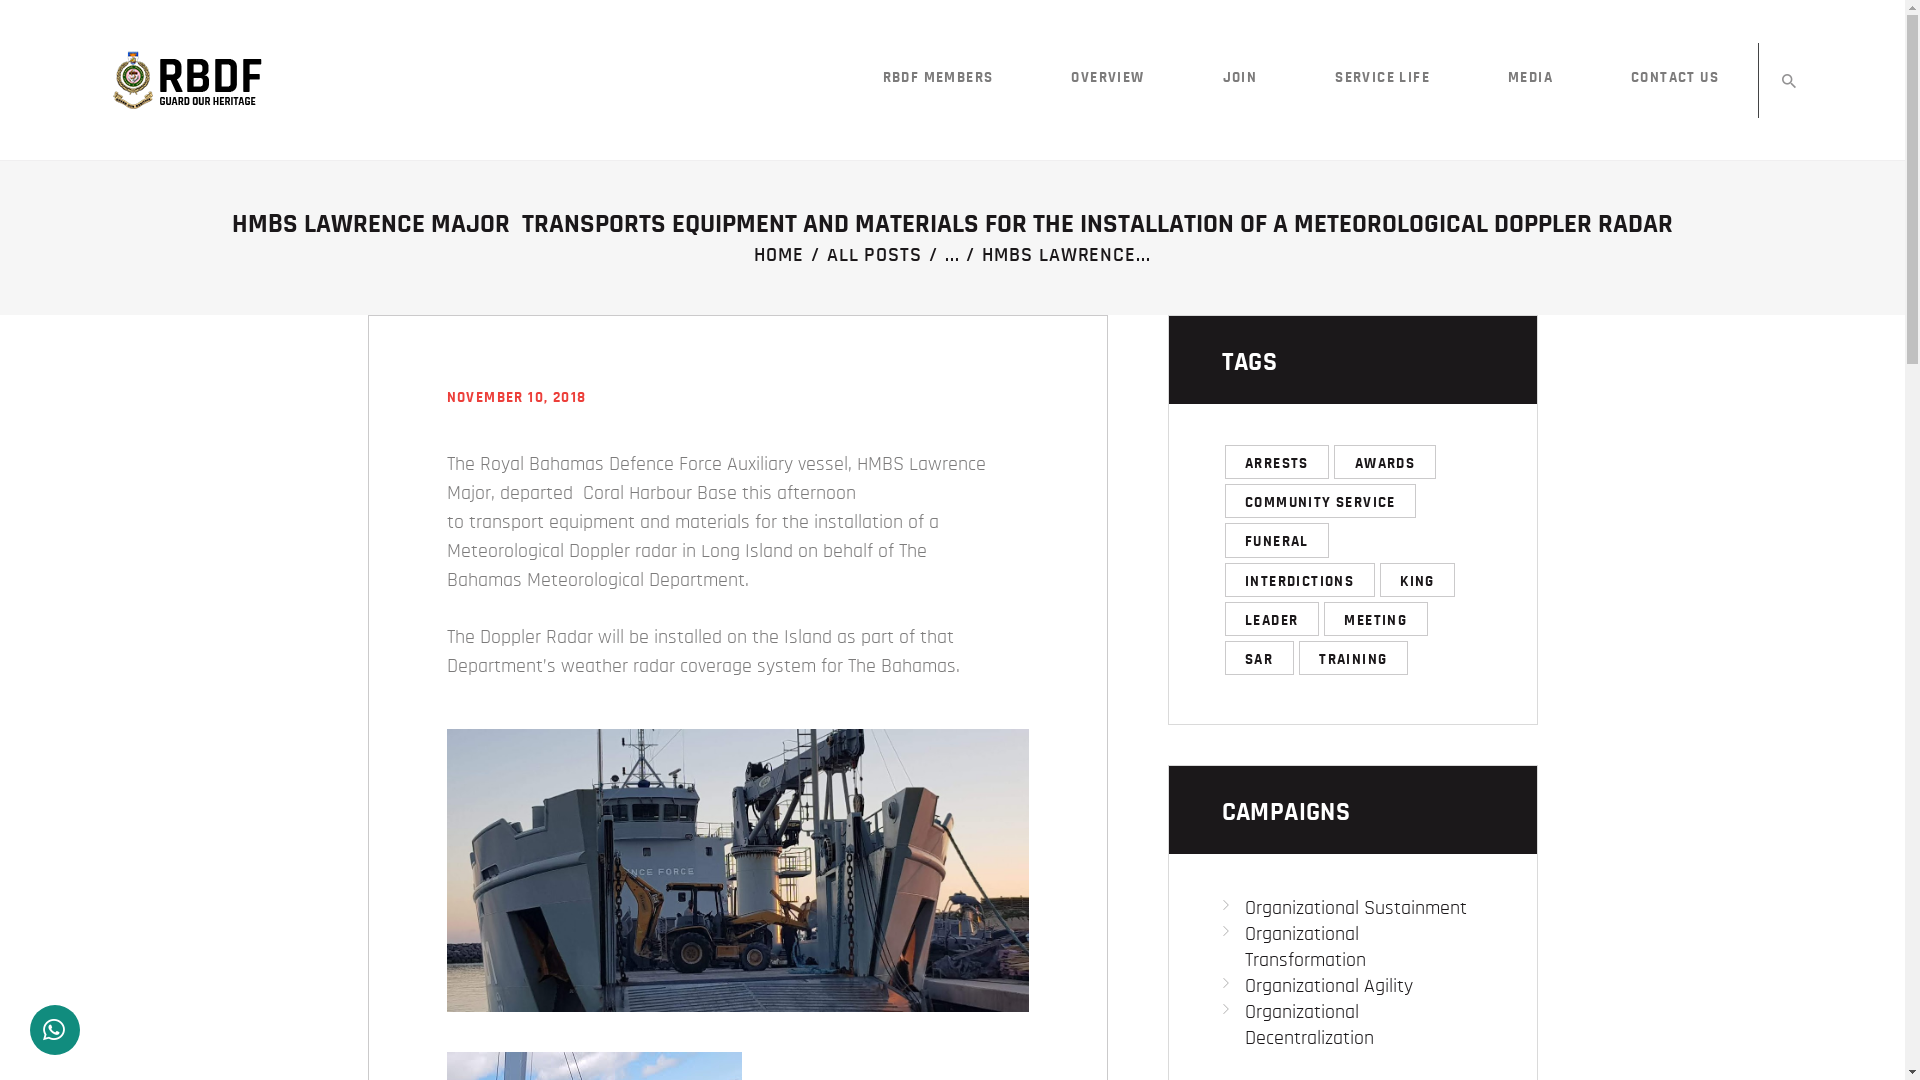 The image size is (1920, 1080). Describe the element at coordinates (1242, 985) in the screenshot. I see `'Organizational Agility'` at that location.